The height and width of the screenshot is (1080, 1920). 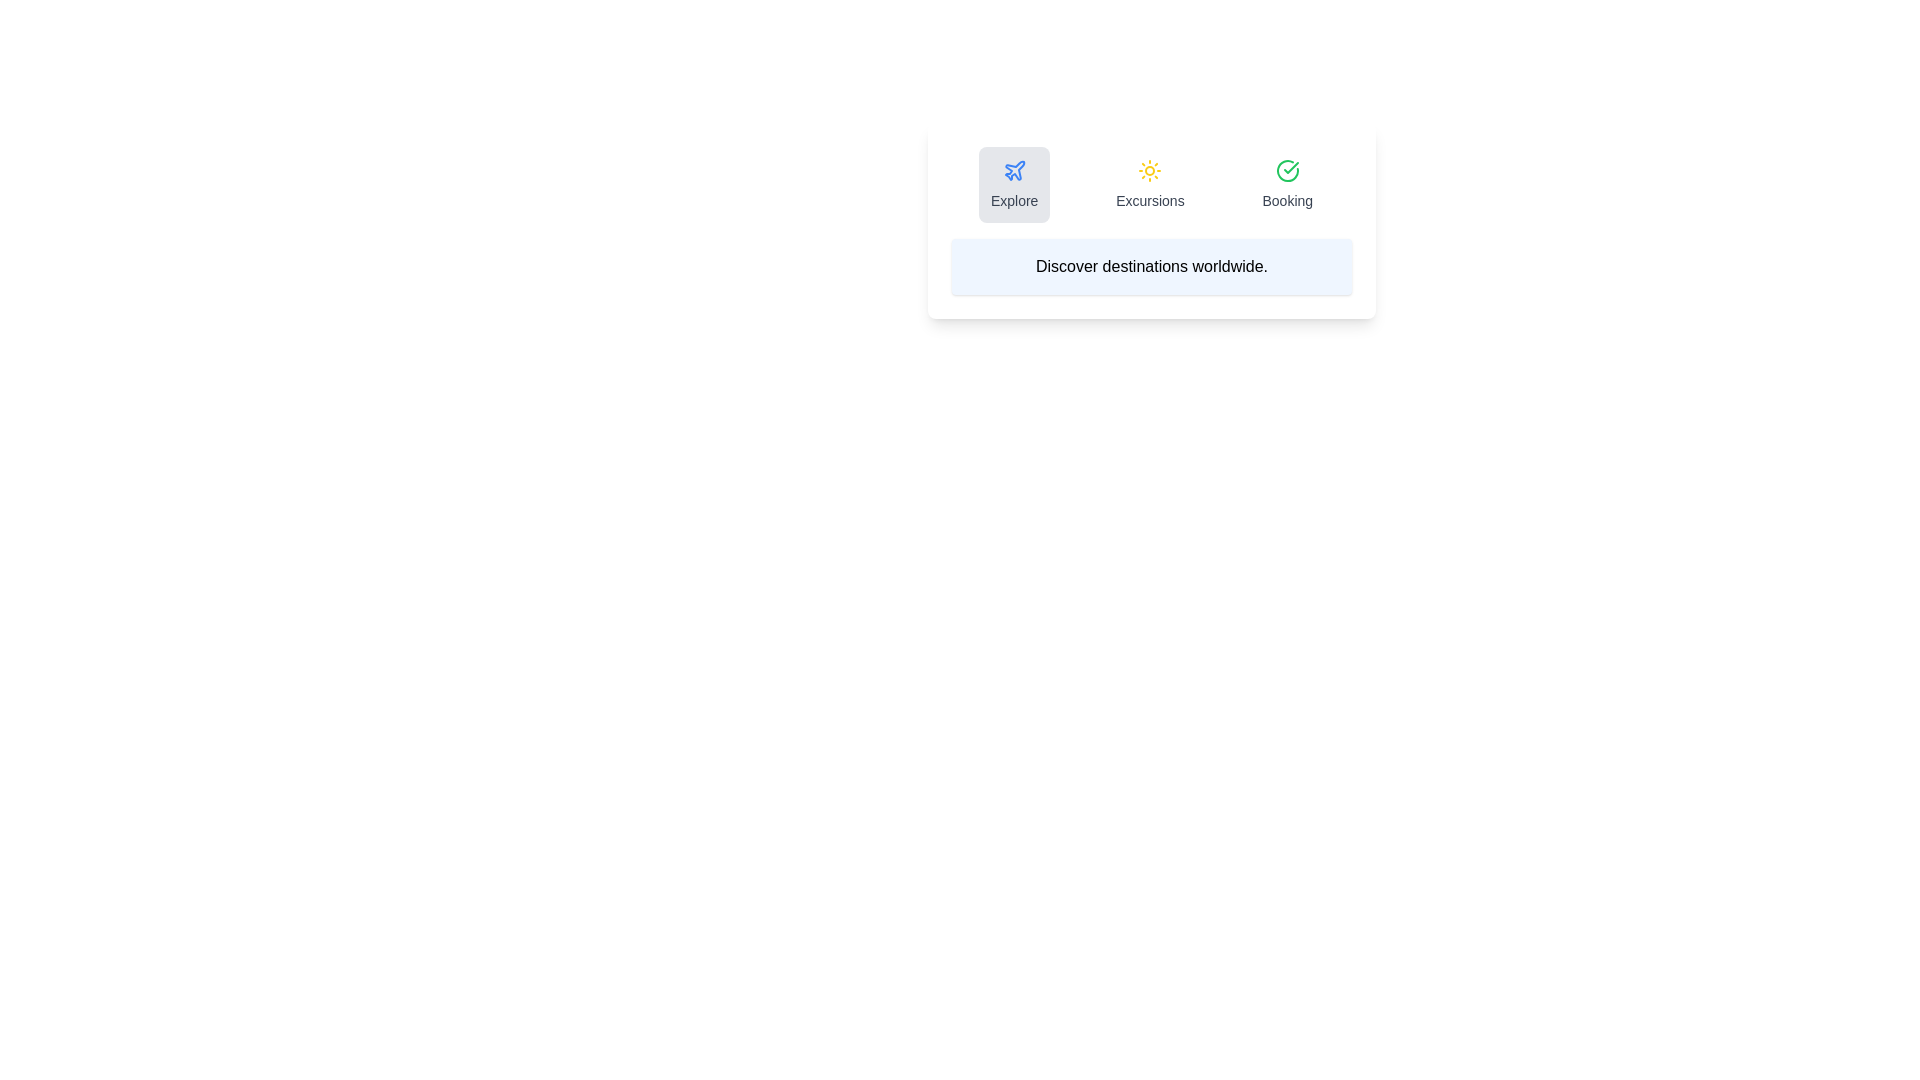 I want to click on the tab named Excursions, so click(x=1150, y=185).